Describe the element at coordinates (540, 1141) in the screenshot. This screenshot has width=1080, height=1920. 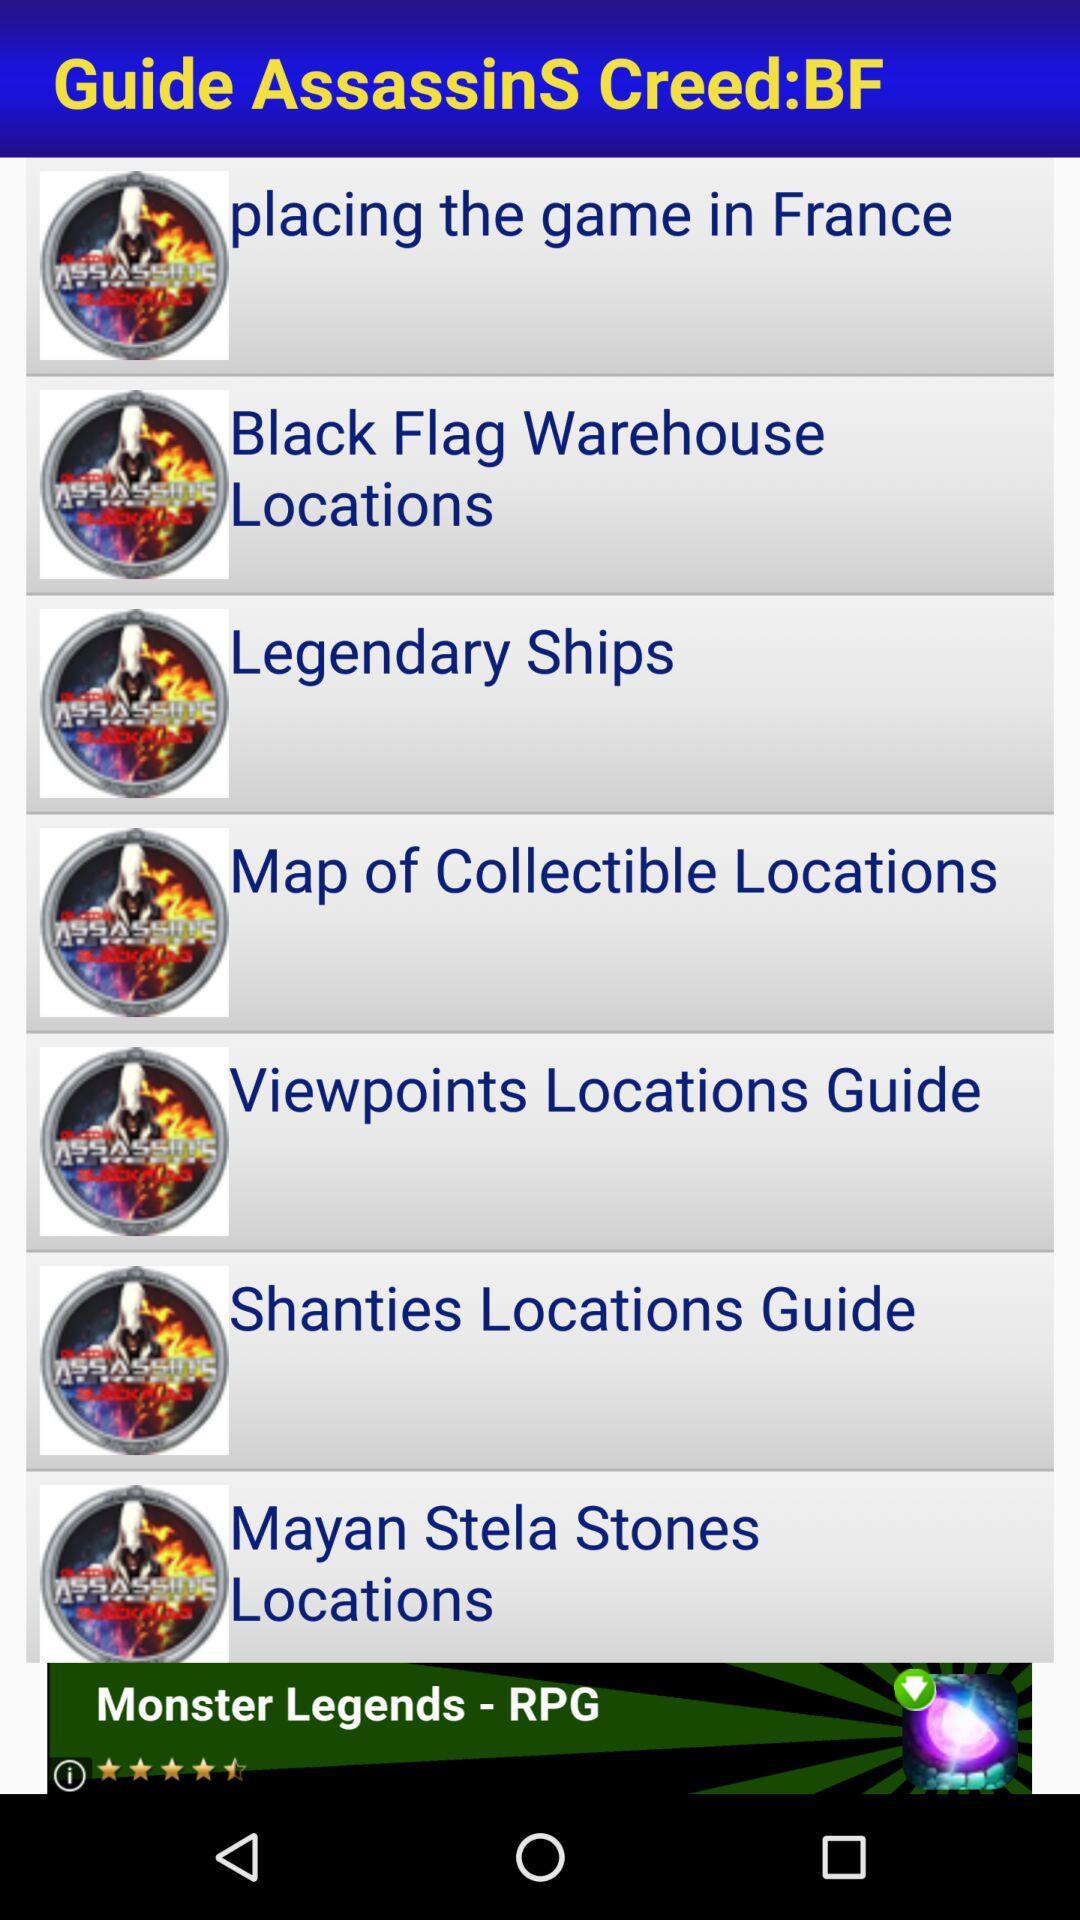
I see `the item above the shanties locations guide` at that location.